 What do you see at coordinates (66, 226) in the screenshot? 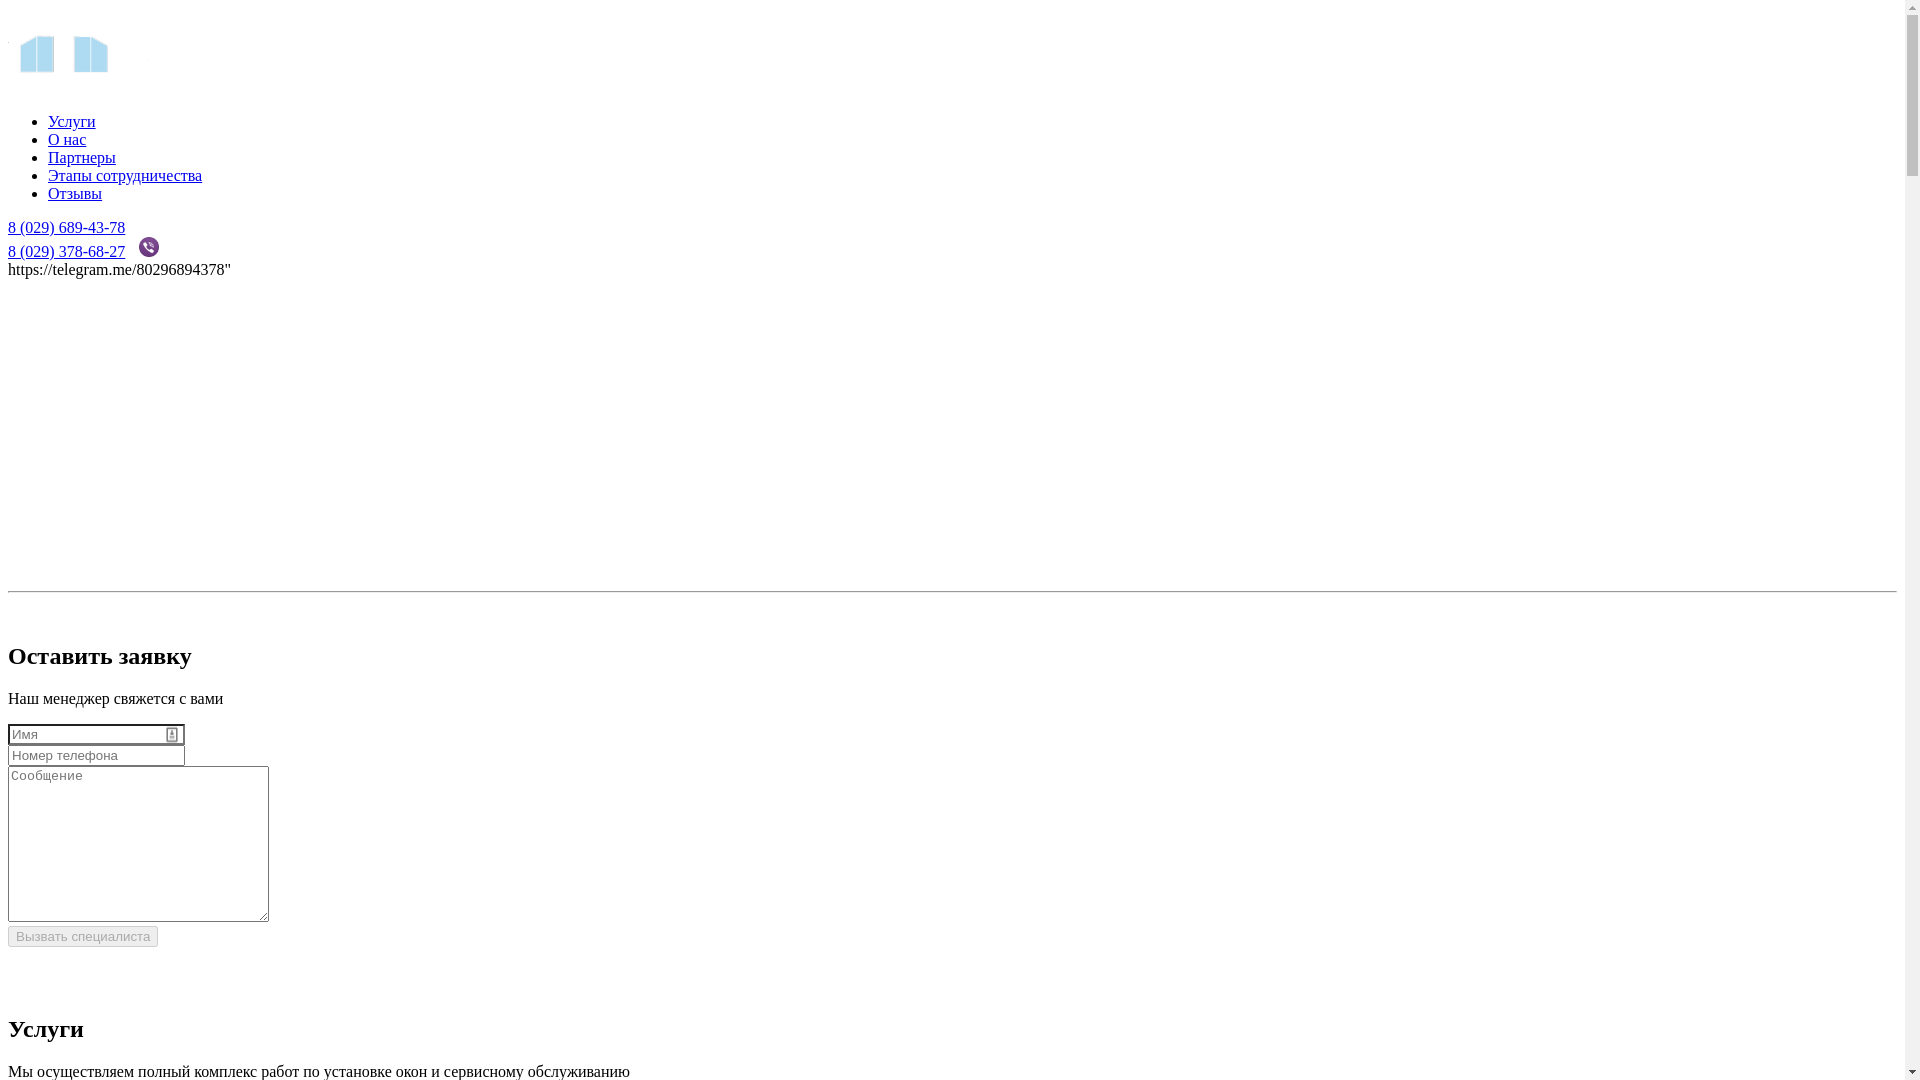
I see `'8 (029) 689-43-78'` at bounding box center [66, 226].